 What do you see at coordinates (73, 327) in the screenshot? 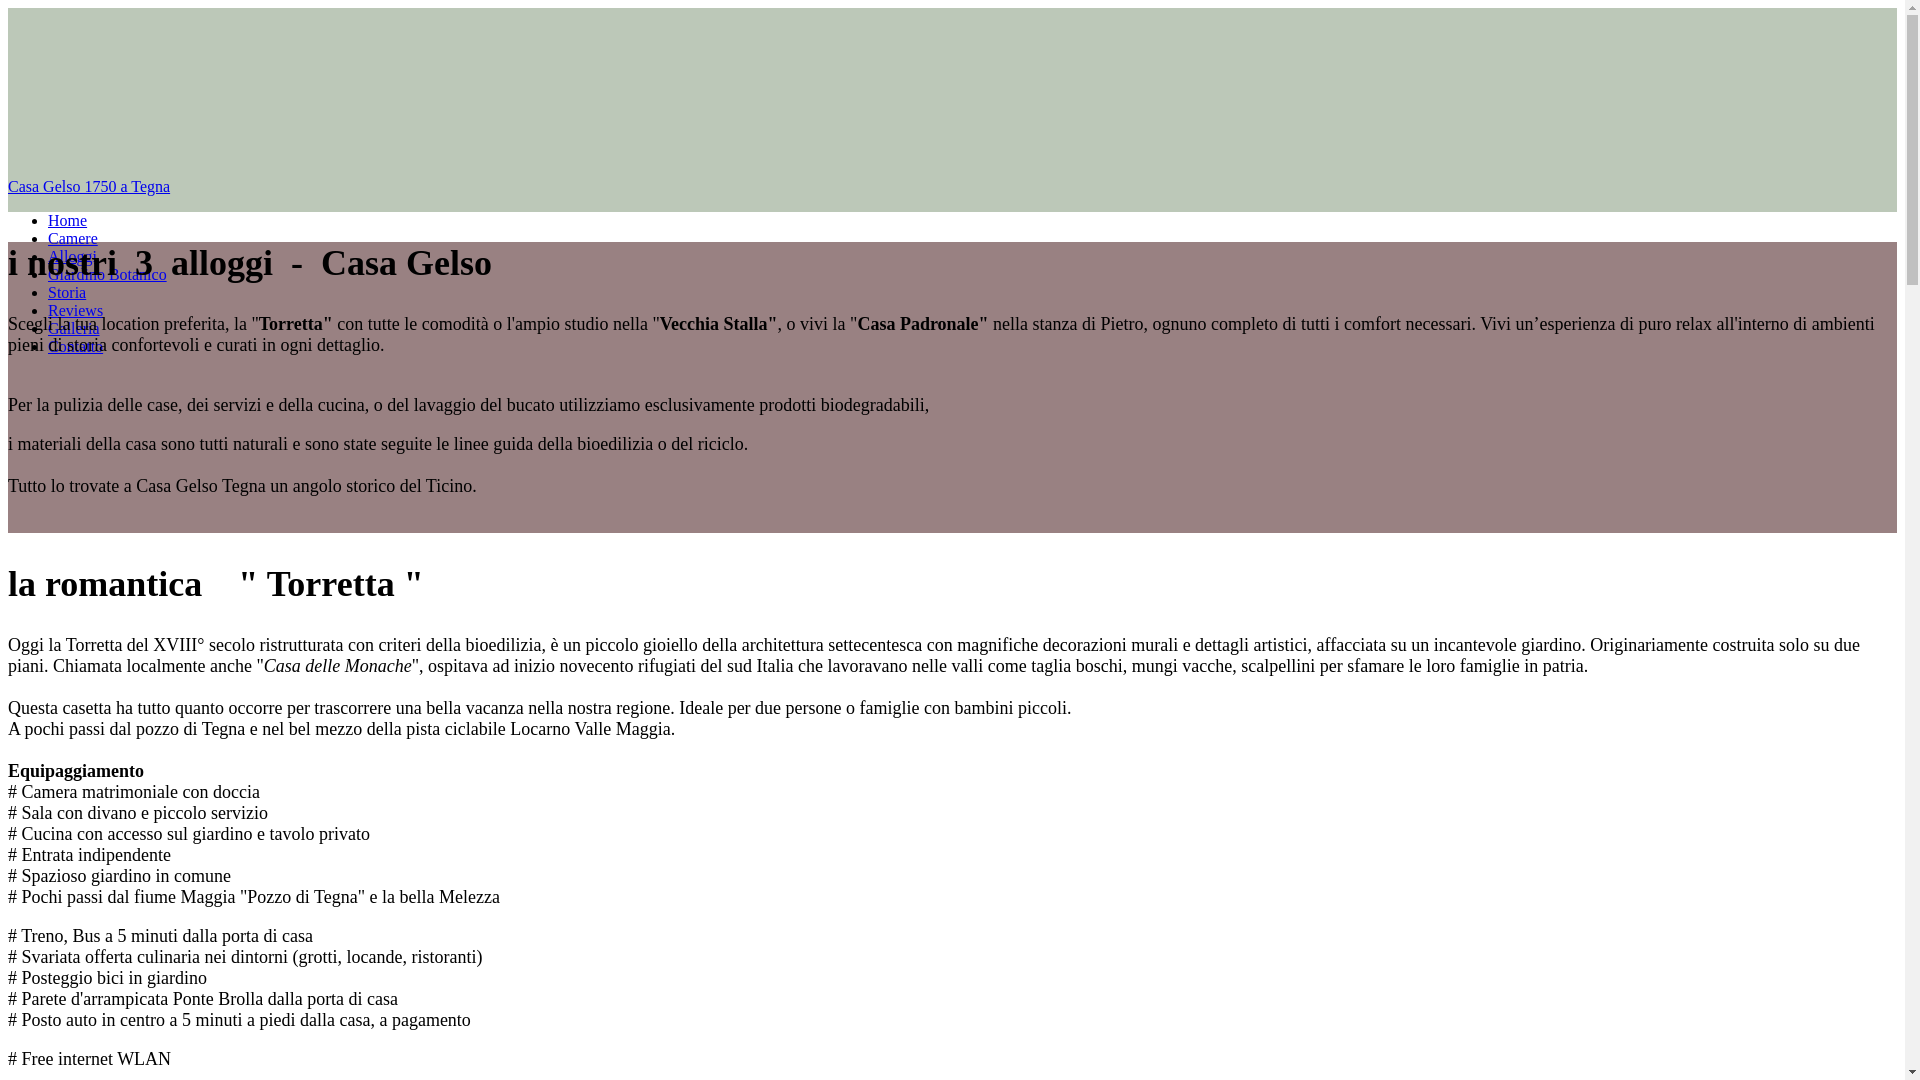
I see `'Galleria'` at bounding box center [73, 327].